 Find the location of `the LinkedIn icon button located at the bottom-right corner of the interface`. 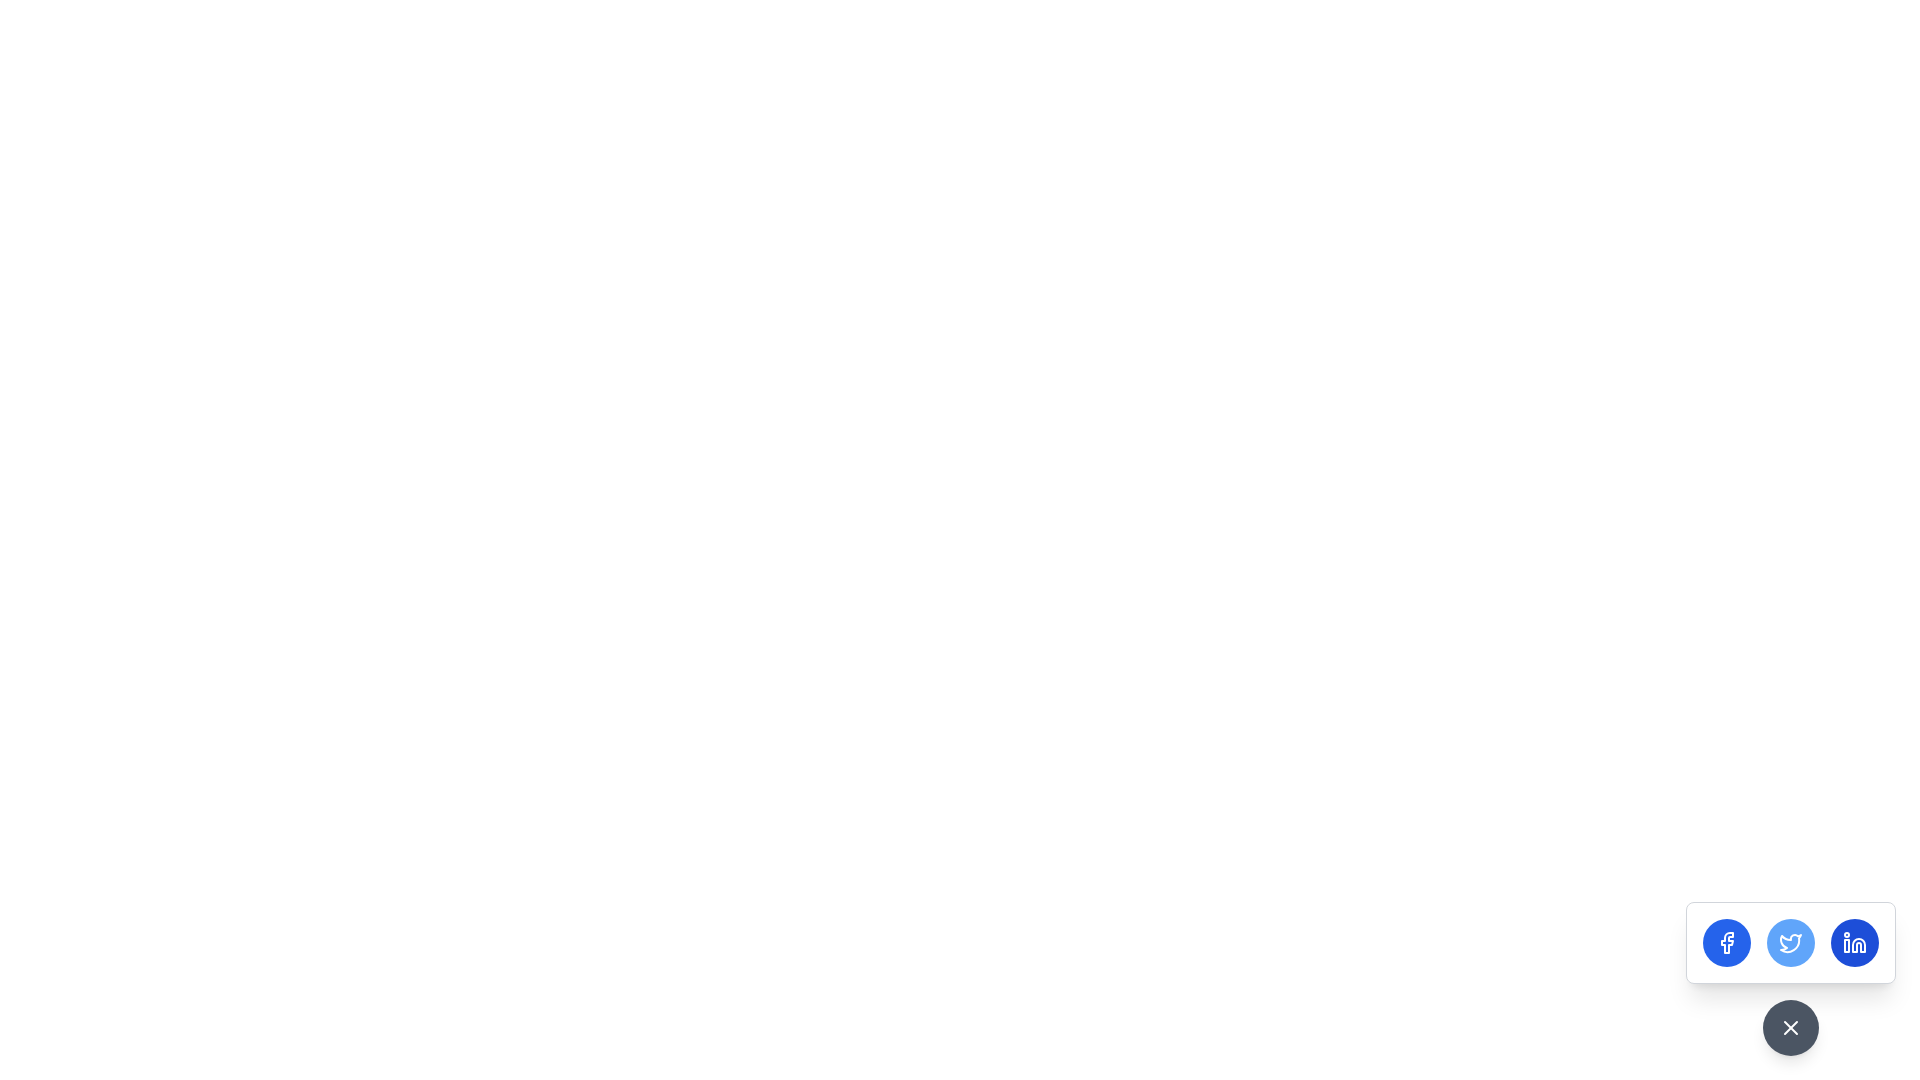

the LinkedIn icon button located at the bottom-right corner of the interface is located at coordinates (1853, 942).